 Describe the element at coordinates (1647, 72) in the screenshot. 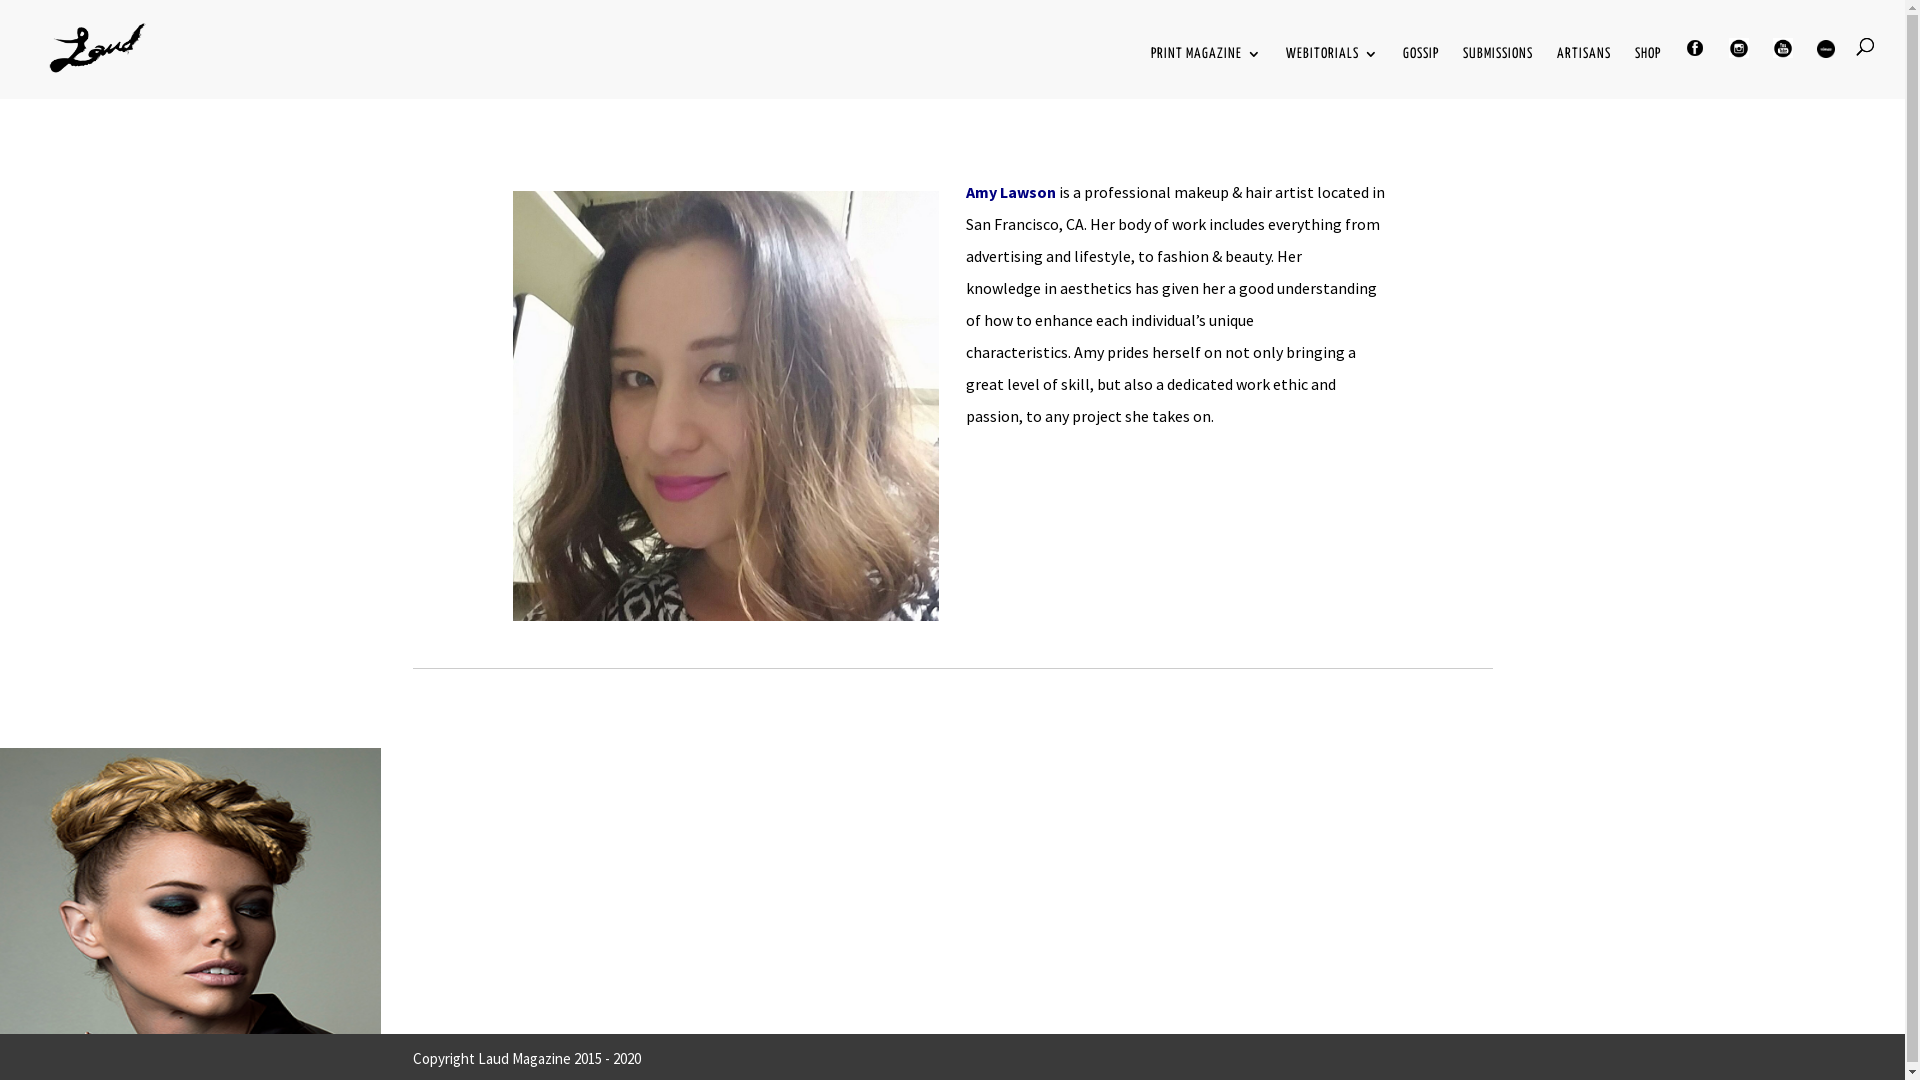

I see `'SHOP'` at that location.